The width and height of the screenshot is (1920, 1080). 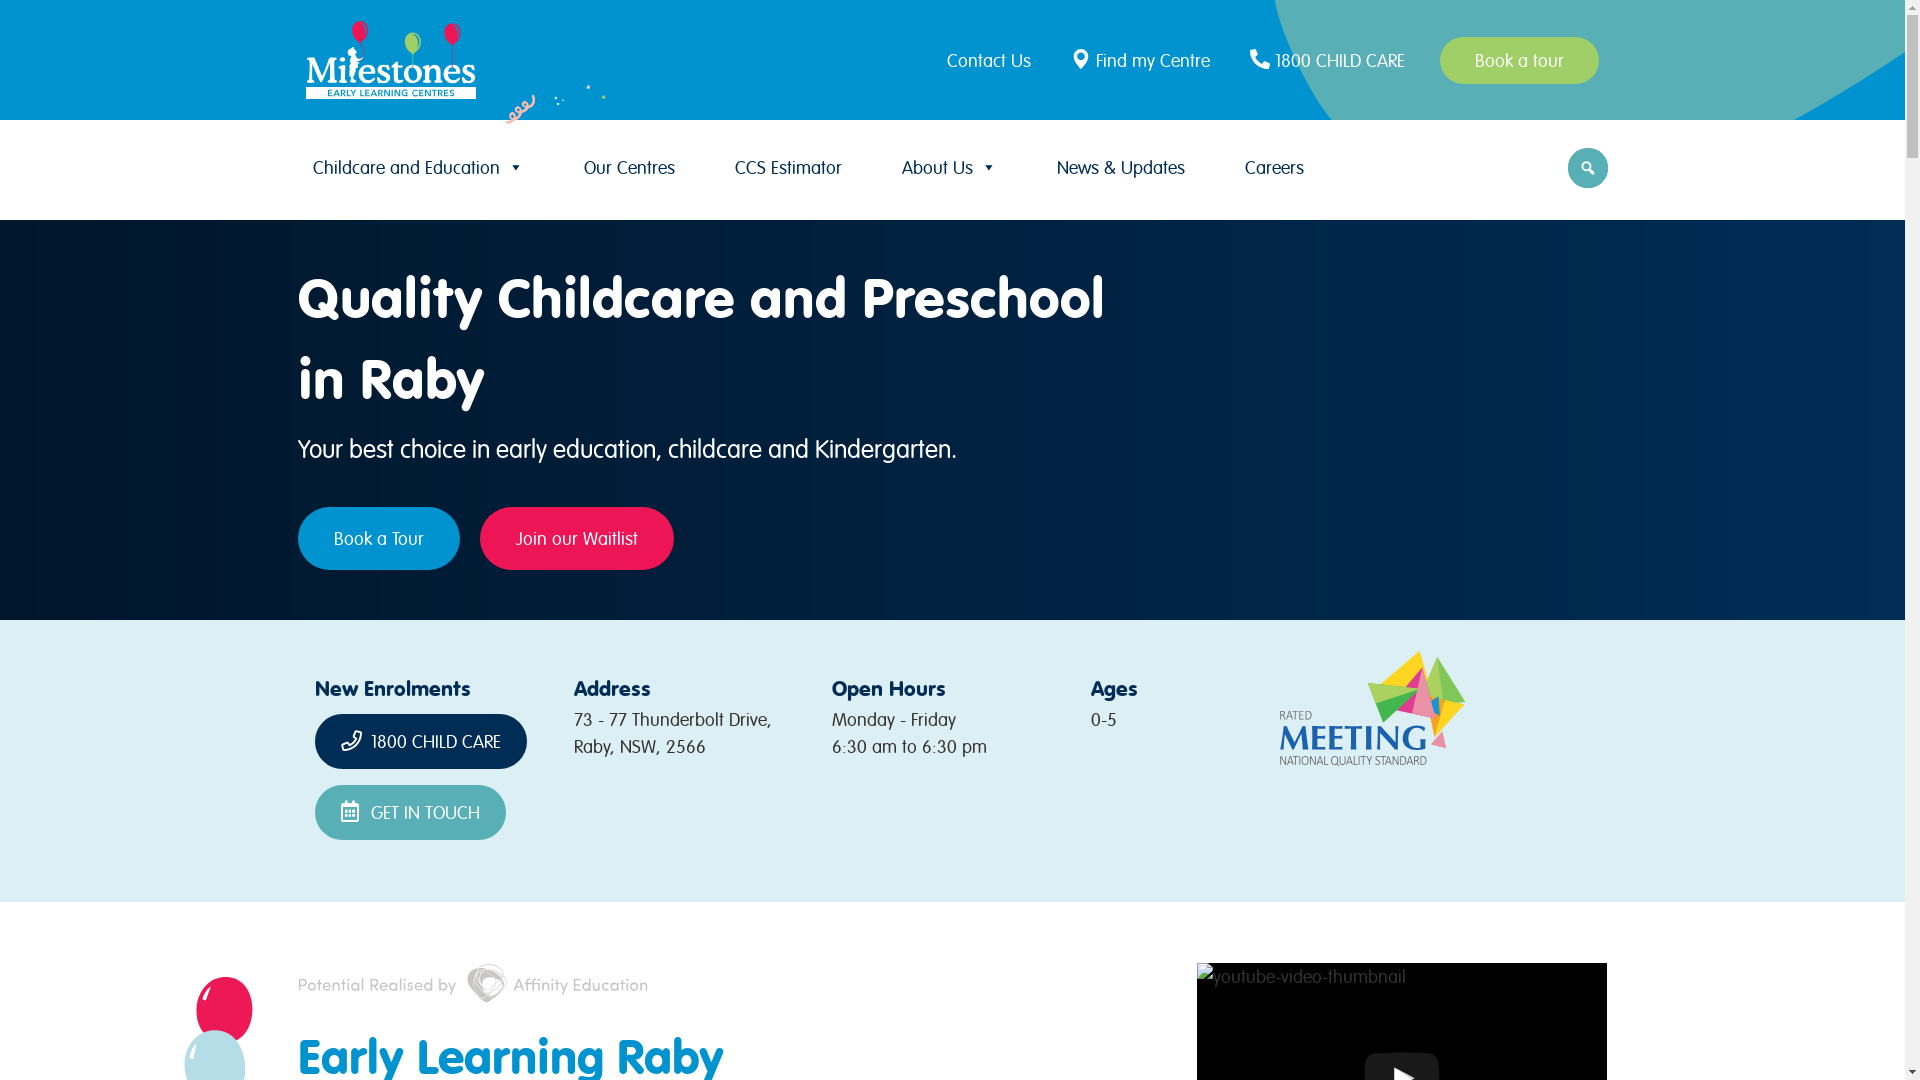 What do you see at coordinates (573, 166) in the screenshot?
I see `'Our Centres'` at bounding box center [573, 166].